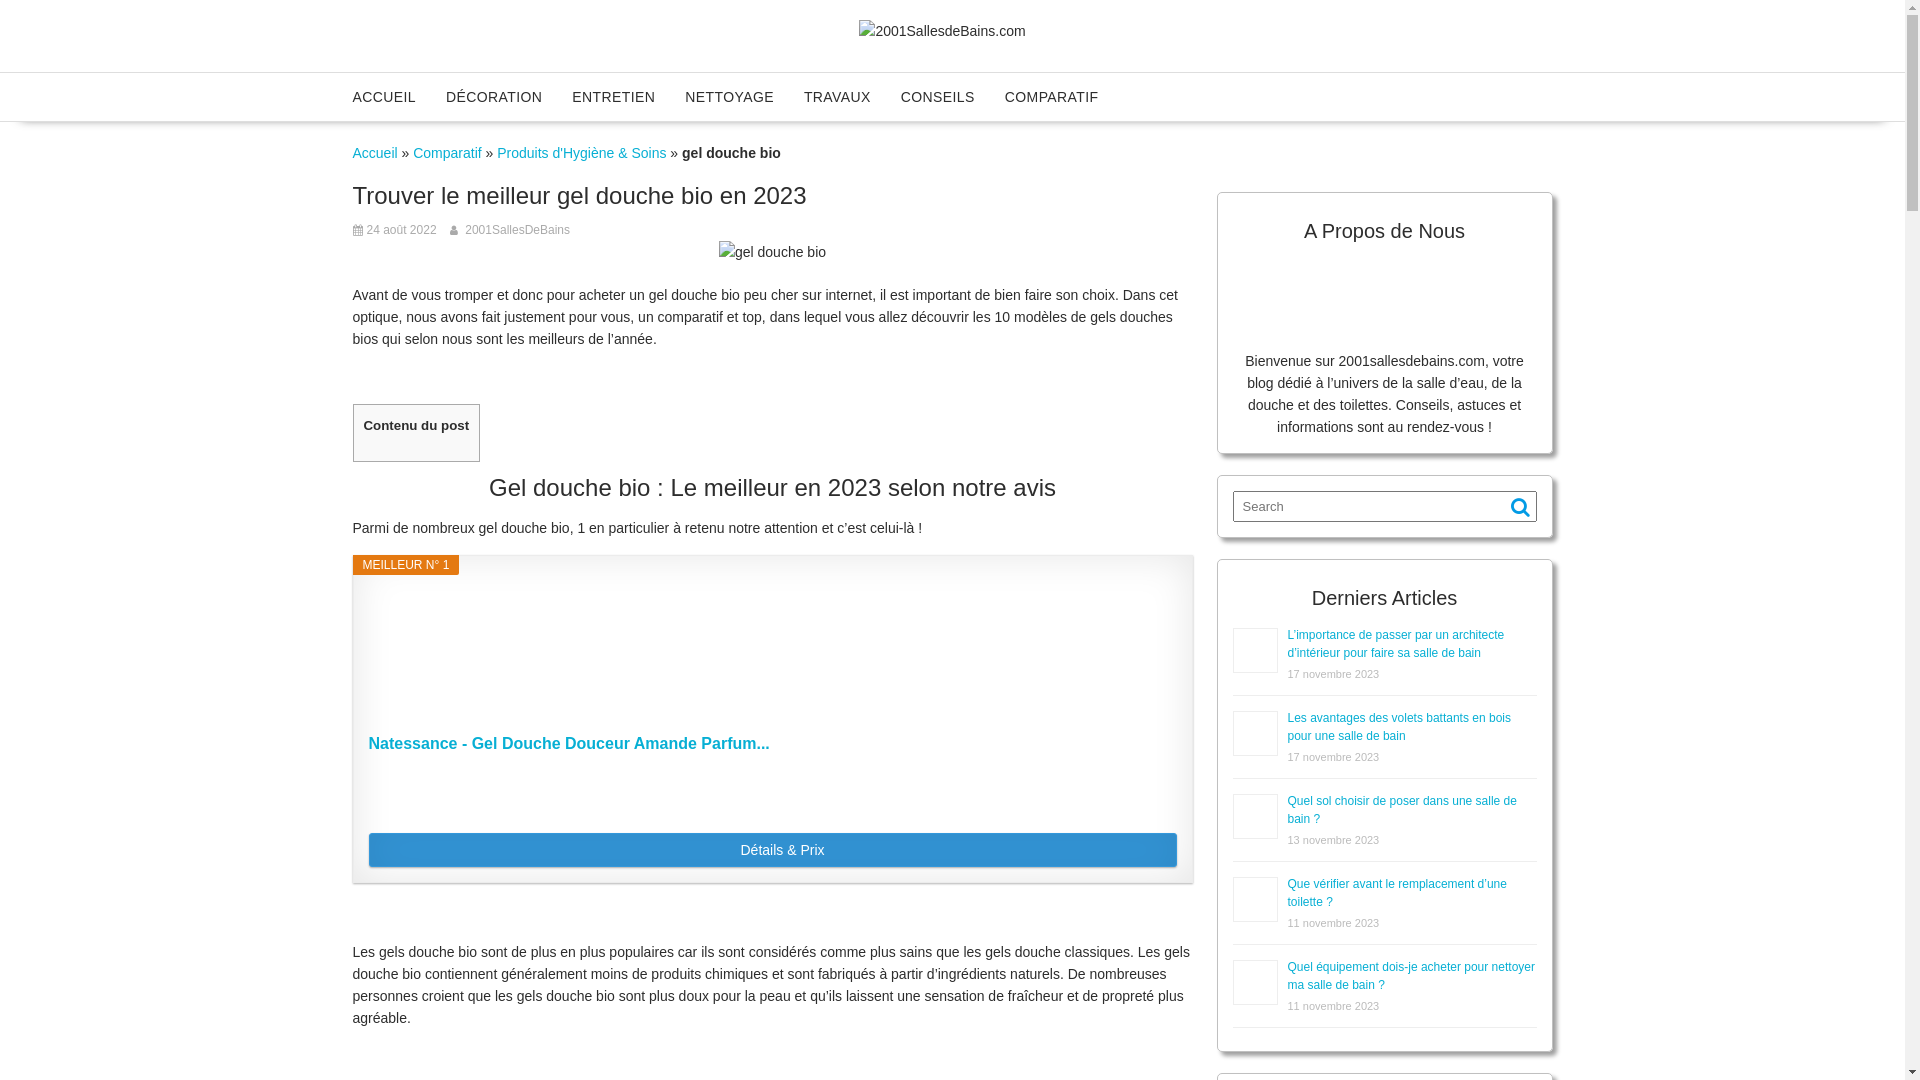 This screenshot has width=1920, height=1080. Describe the element at coordinates (1401, 810) in the screenshot. I see `'Quel sol choisir de poser dans une salle de bain ?'` at that location.